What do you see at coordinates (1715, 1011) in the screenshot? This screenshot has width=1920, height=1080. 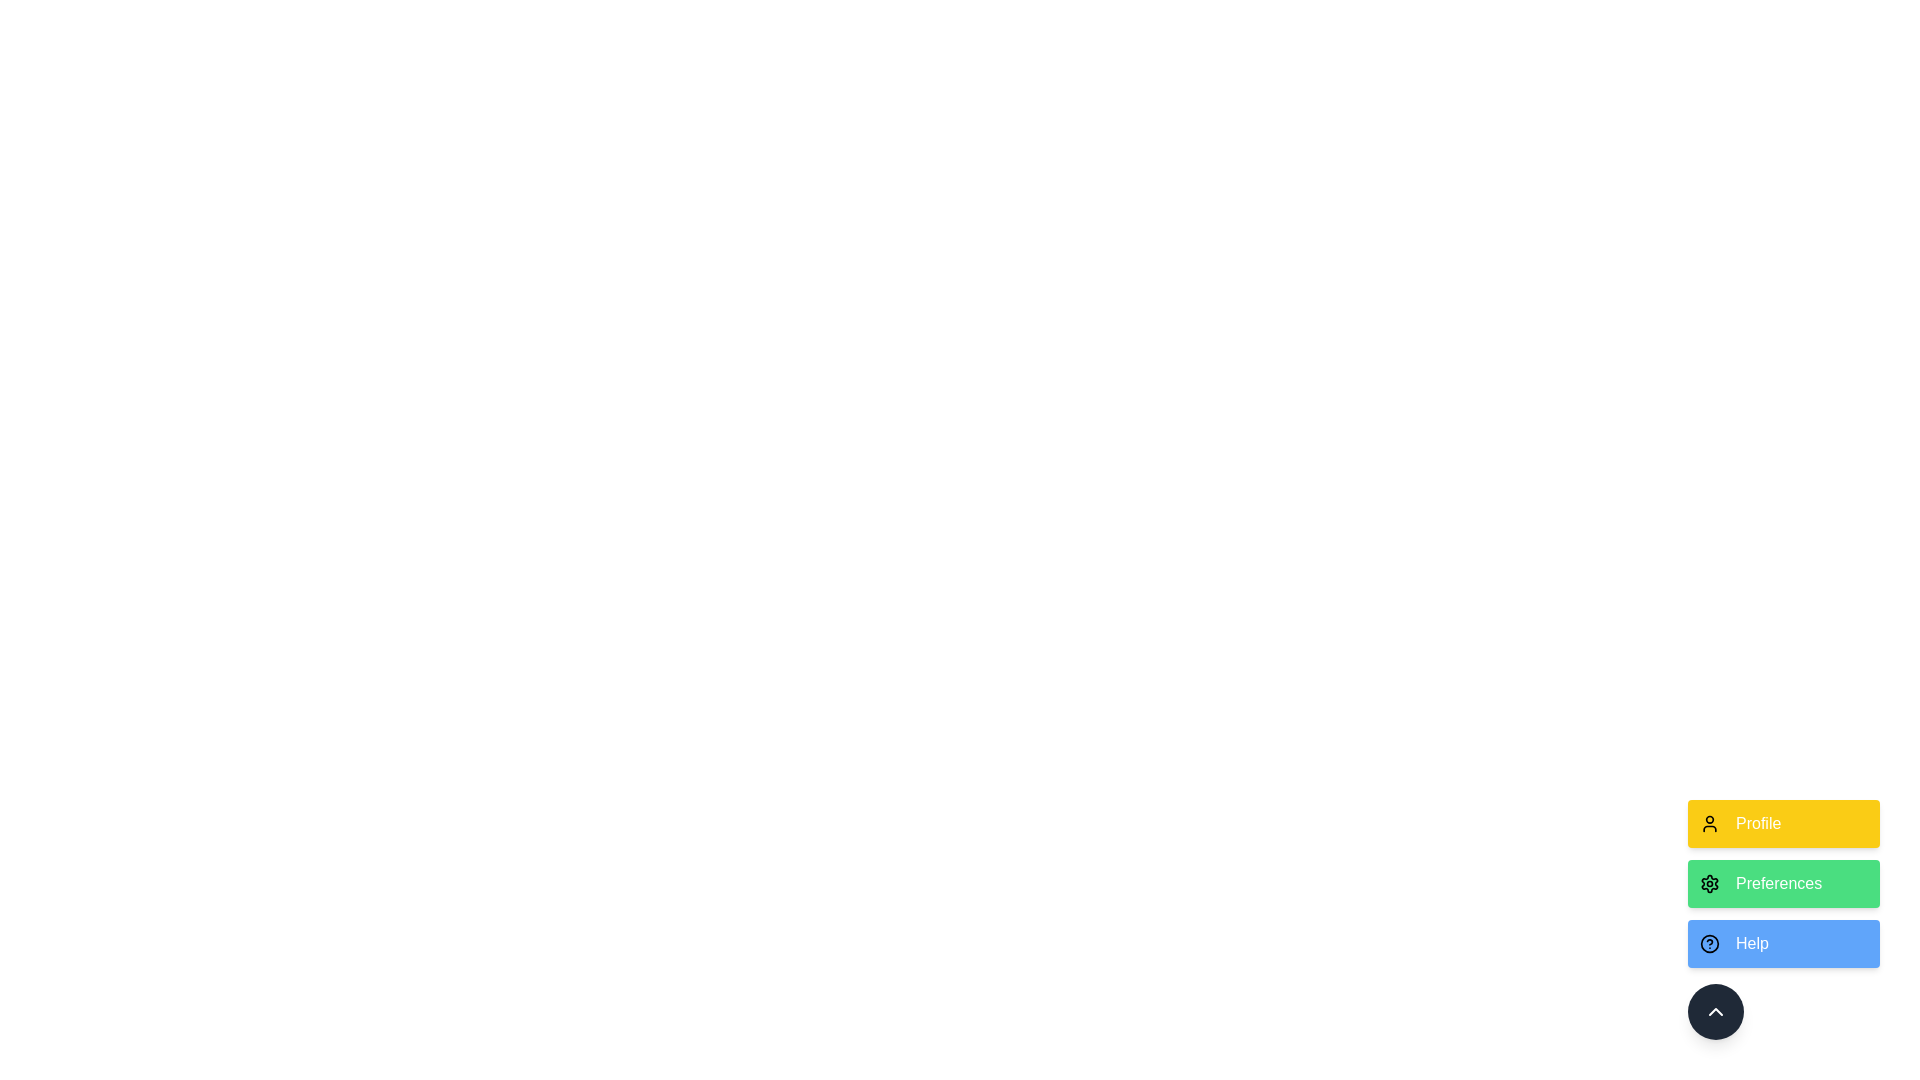 I see `the toggle button to toggle the speed dial menu` at bounding box center [1715, 1011].